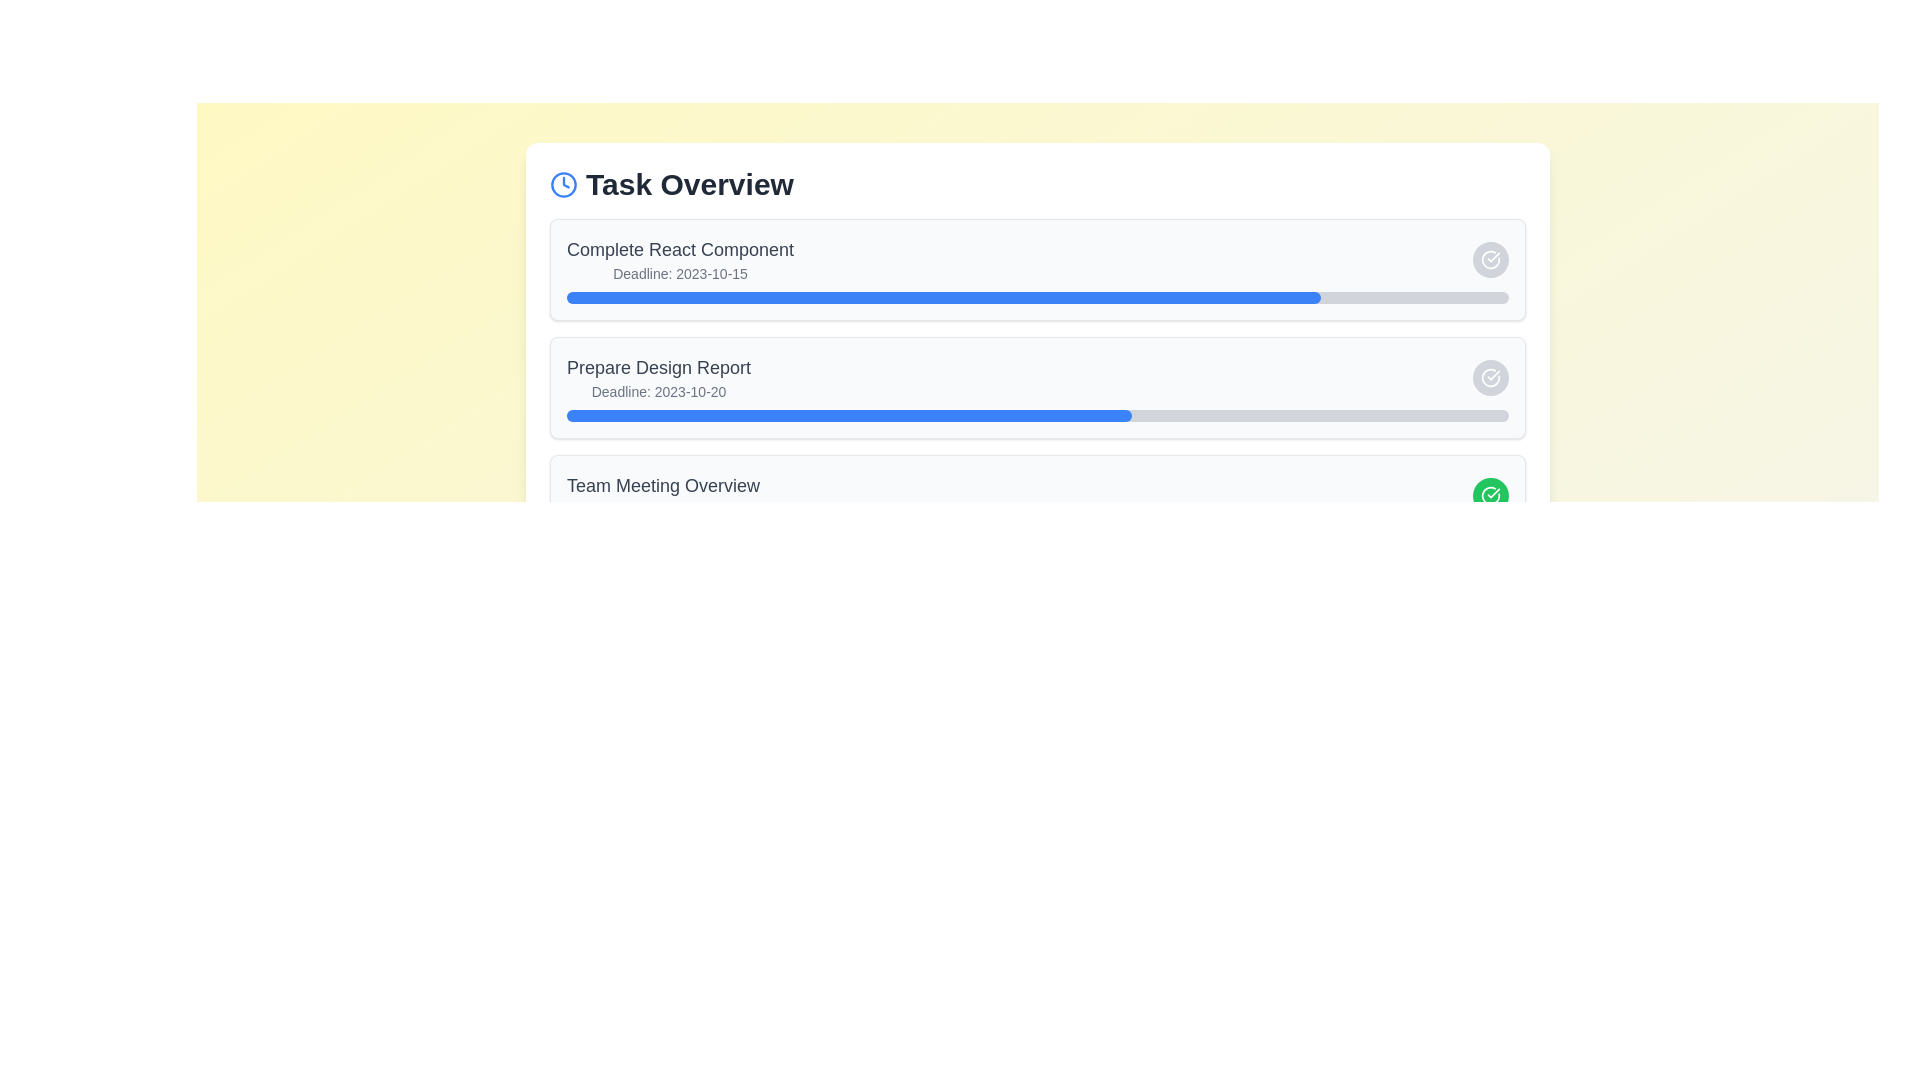 The height and width of the screenshot is (1080, 1920). What do you see at coordinates (1037, 297) in the screenshot?
I see `the progress bar indicating 80% completion for the task 'Complete React Component' located below the task's text` at bounding box center [1037, 297].